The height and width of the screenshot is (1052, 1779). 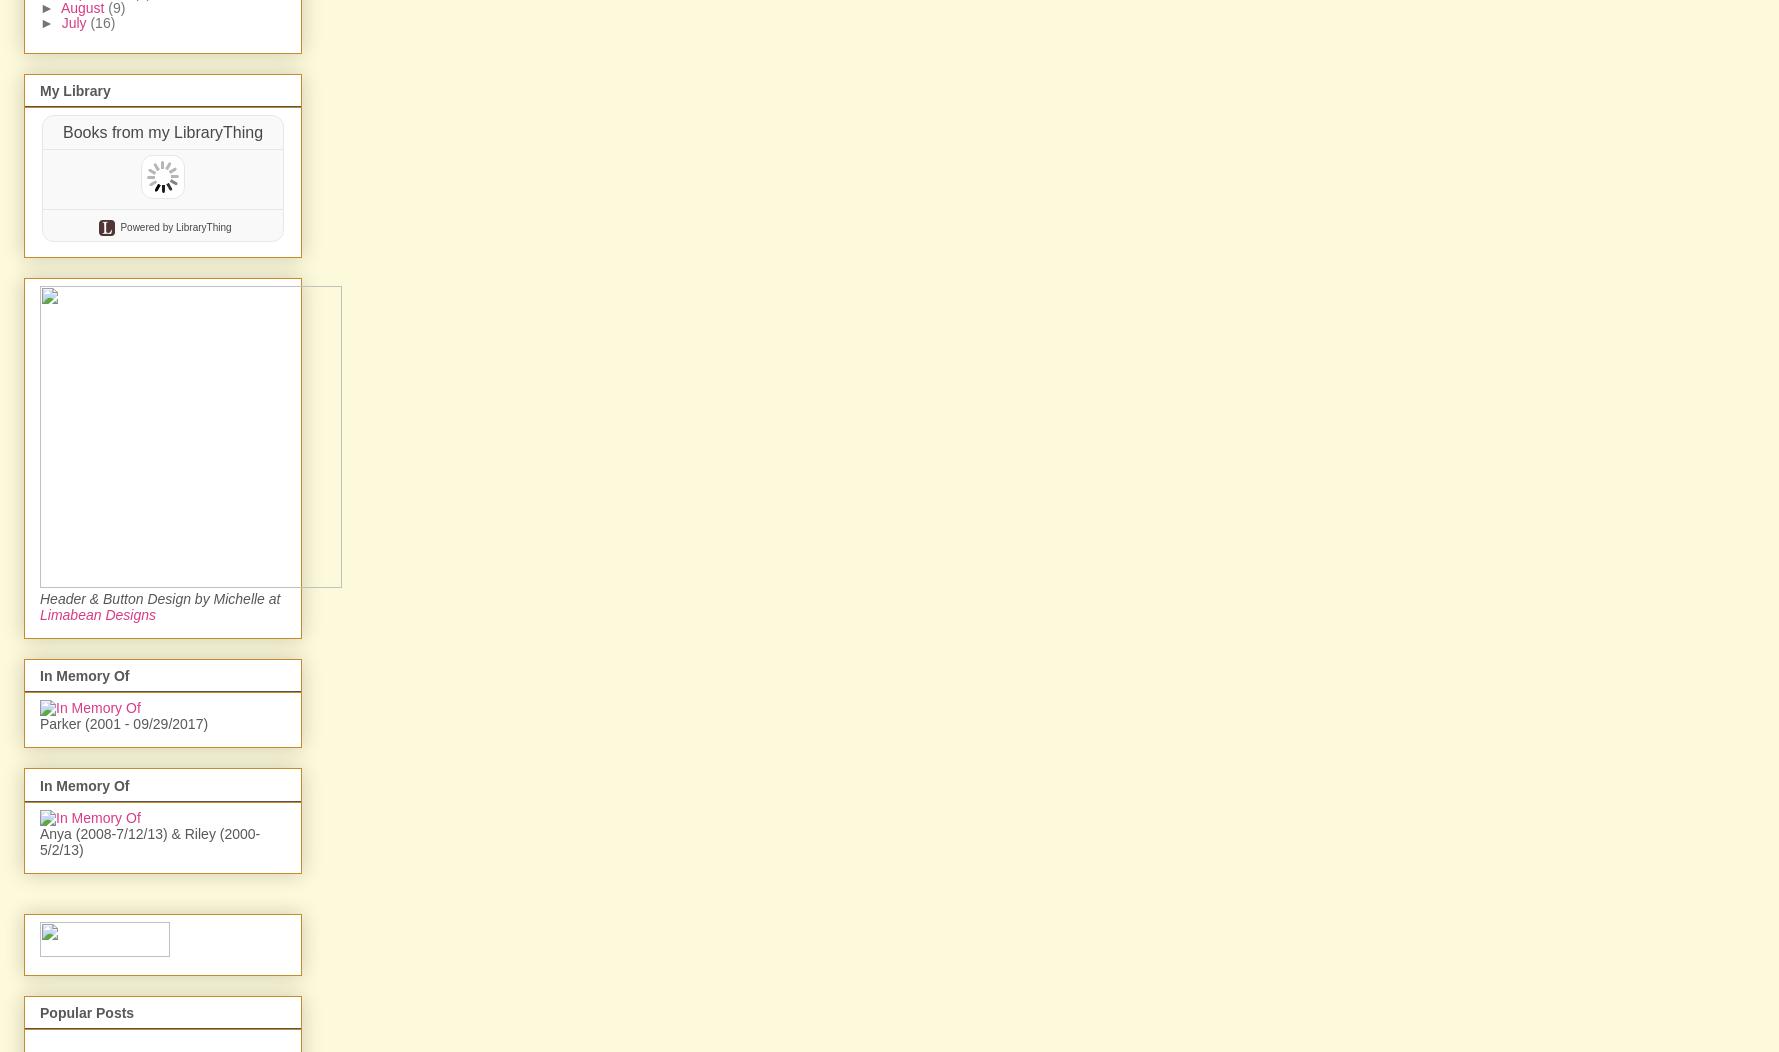 I want to click on 'July', so click(x=74, y=21).